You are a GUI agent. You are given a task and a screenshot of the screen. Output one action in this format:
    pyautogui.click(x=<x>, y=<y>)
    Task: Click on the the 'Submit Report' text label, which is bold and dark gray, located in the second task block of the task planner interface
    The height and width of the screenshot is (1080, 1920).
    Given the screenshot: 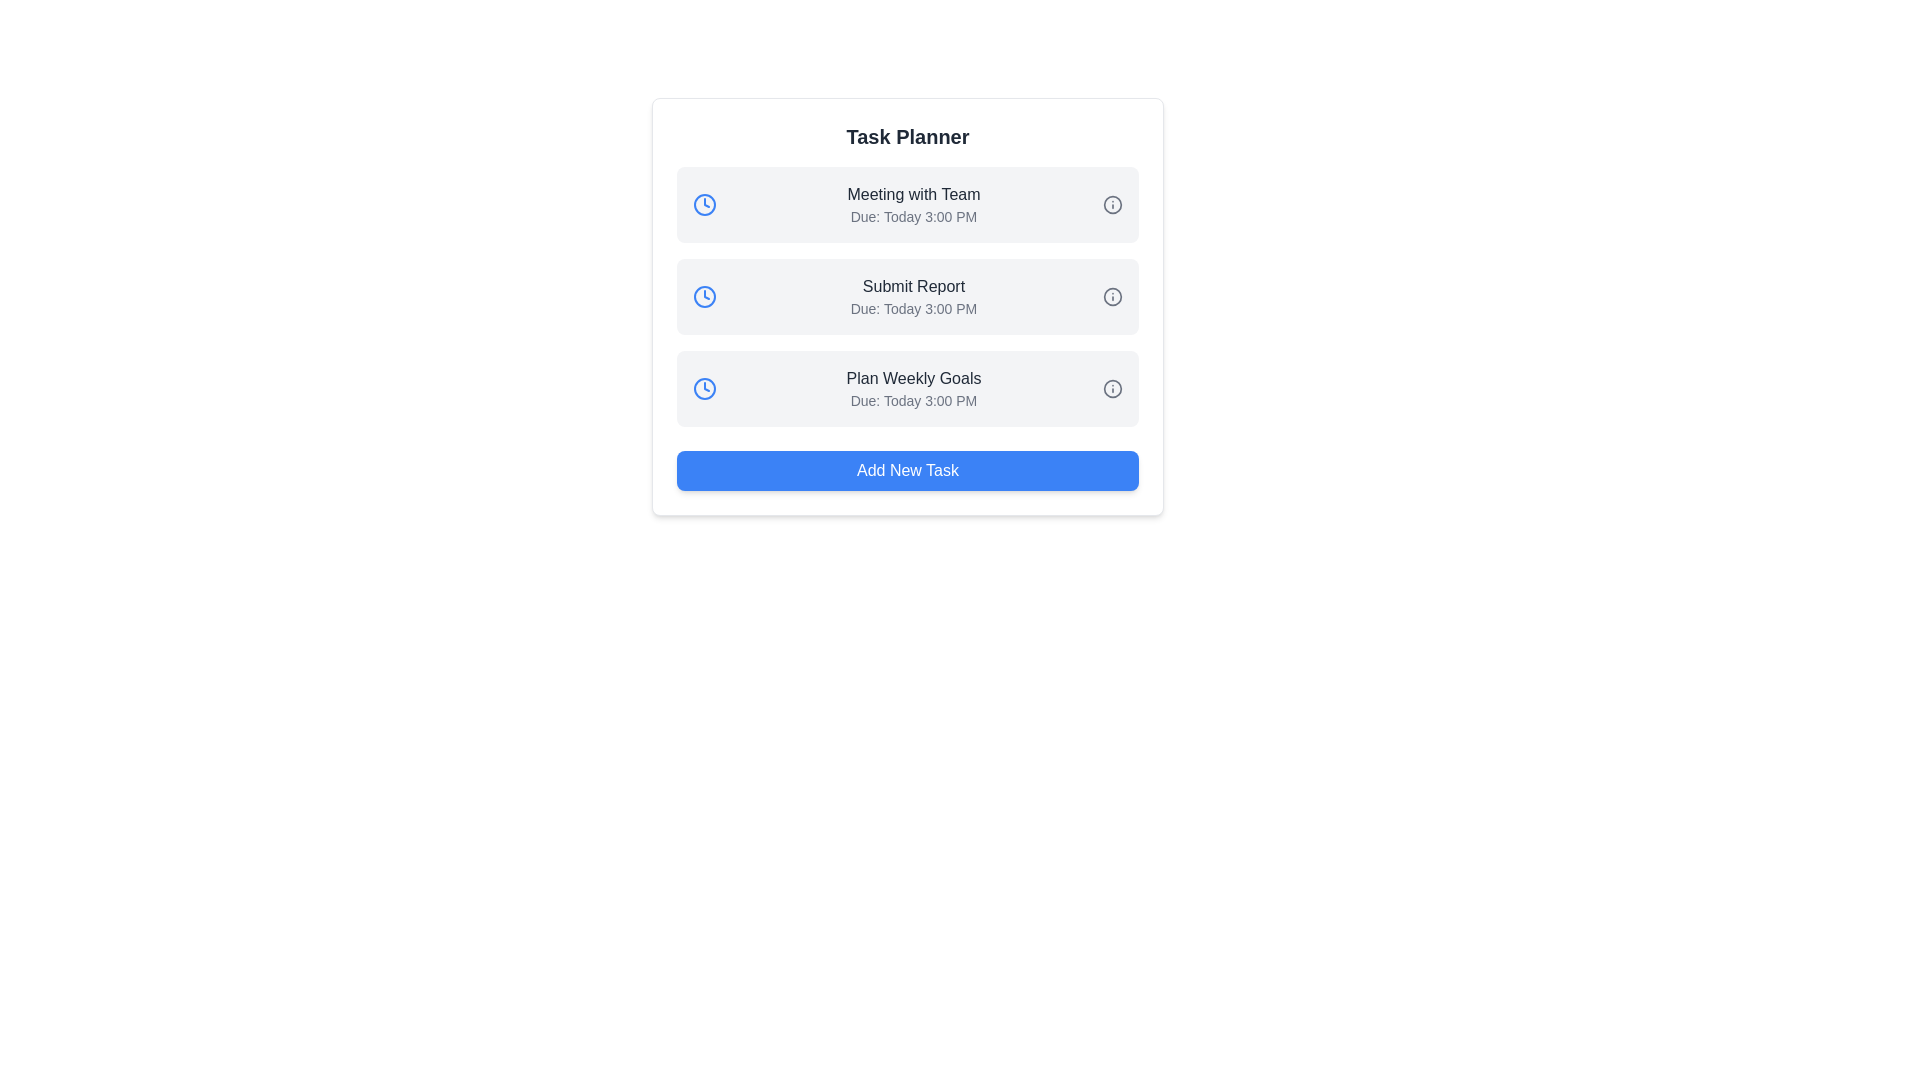 What is the action you would take?
    pyautogui.click(x=912, y=286)
    